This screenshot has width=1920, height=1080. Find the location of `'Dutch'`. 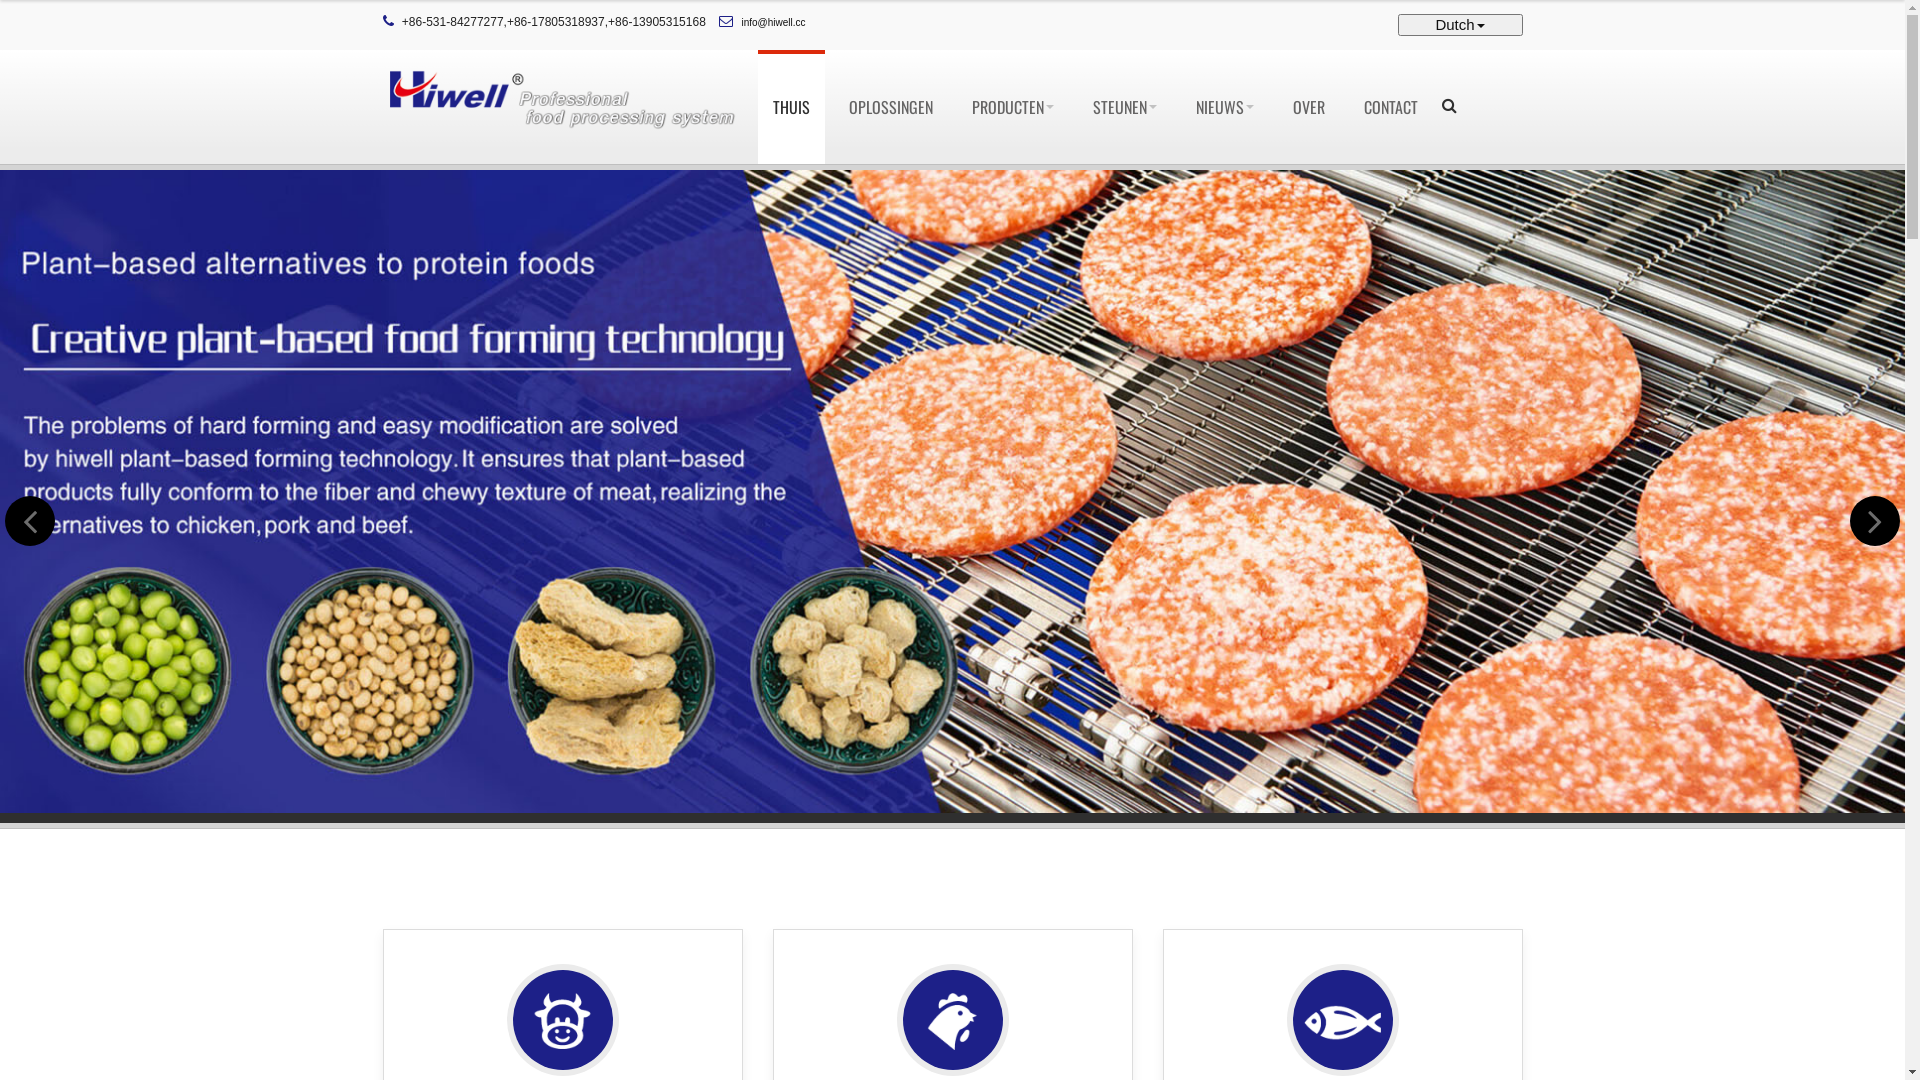

'Dutch' is located at coordinates (1460, 24).